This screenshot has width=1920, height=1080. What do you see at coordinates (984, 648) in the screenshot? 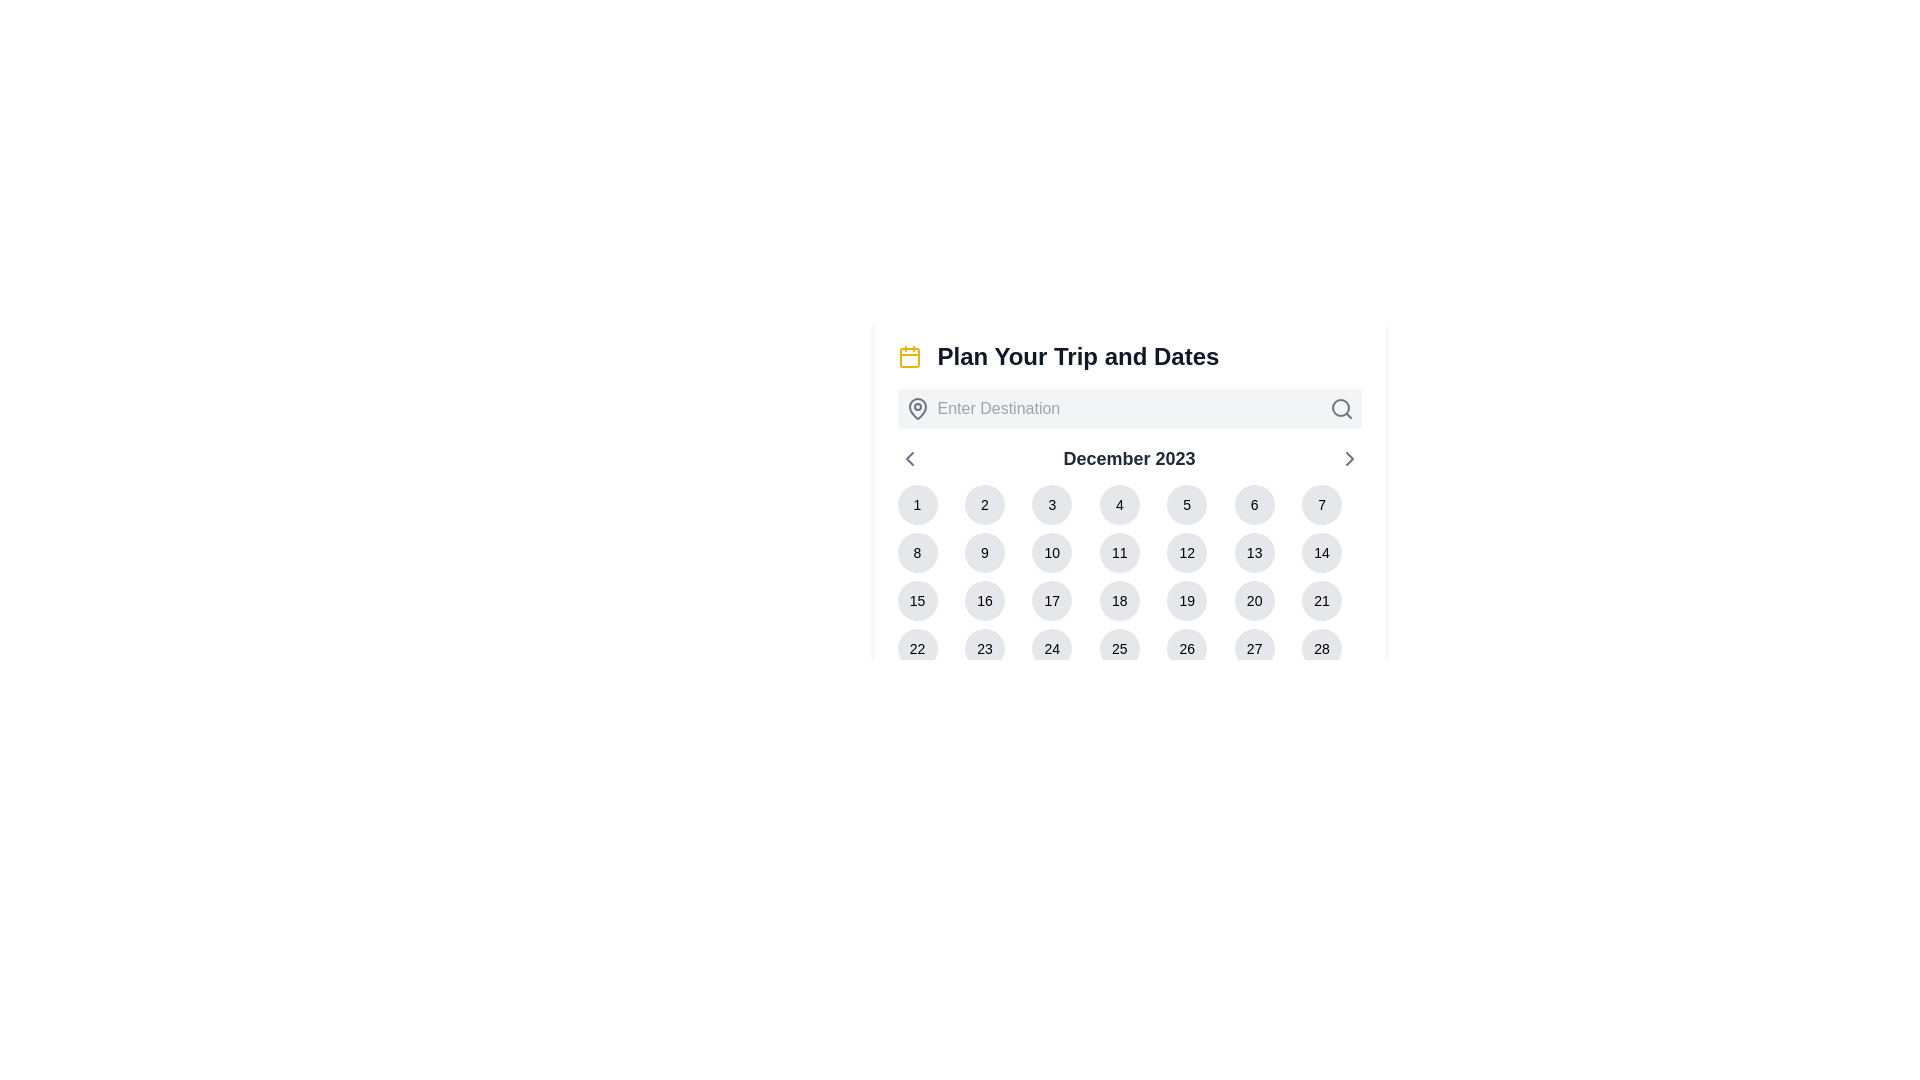
I see `the button representing the 23rd day in the December 2023 calendar` at bounding box center [984, 648].